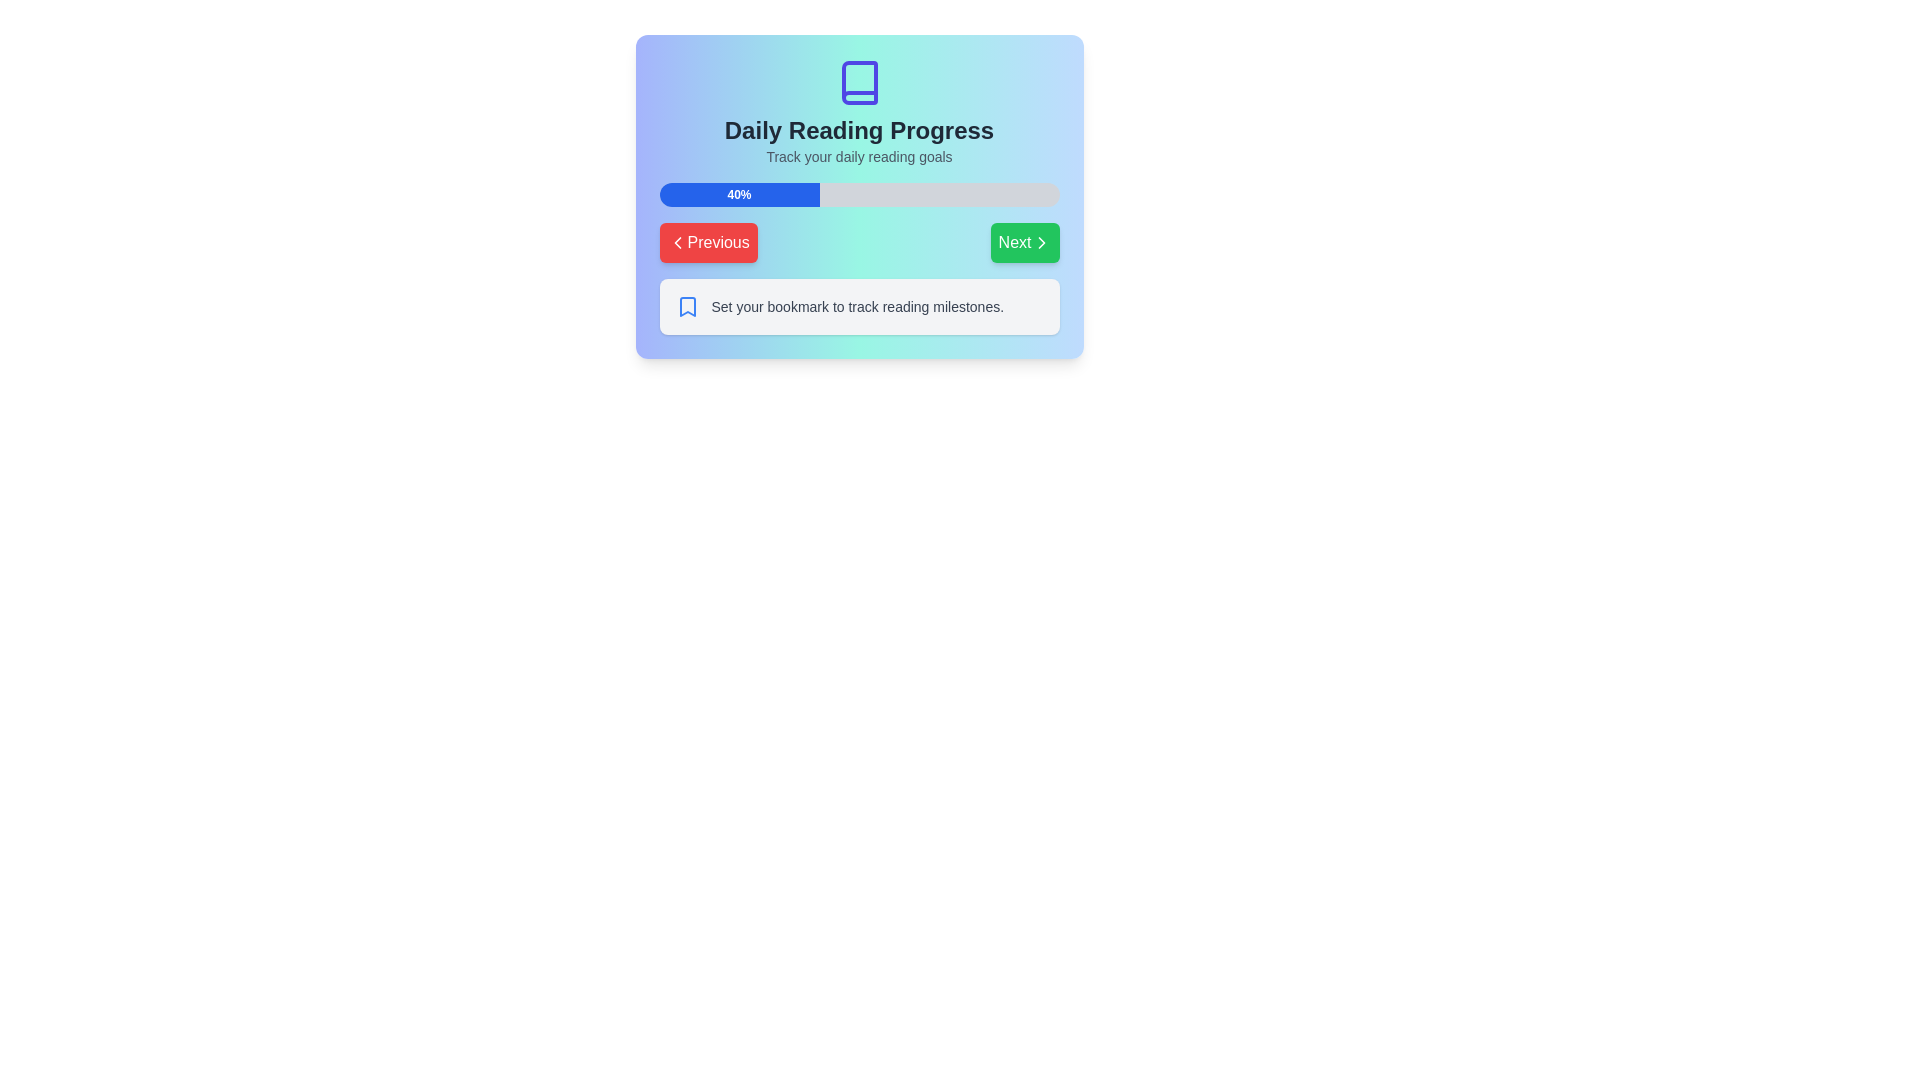 The height and width of the screenshot is (1080, 1920). I want to click on the progress value displayed on the Progress Bar within the 'Daily Reading Progress' card, which shows 40% completion, so click(859, 195).